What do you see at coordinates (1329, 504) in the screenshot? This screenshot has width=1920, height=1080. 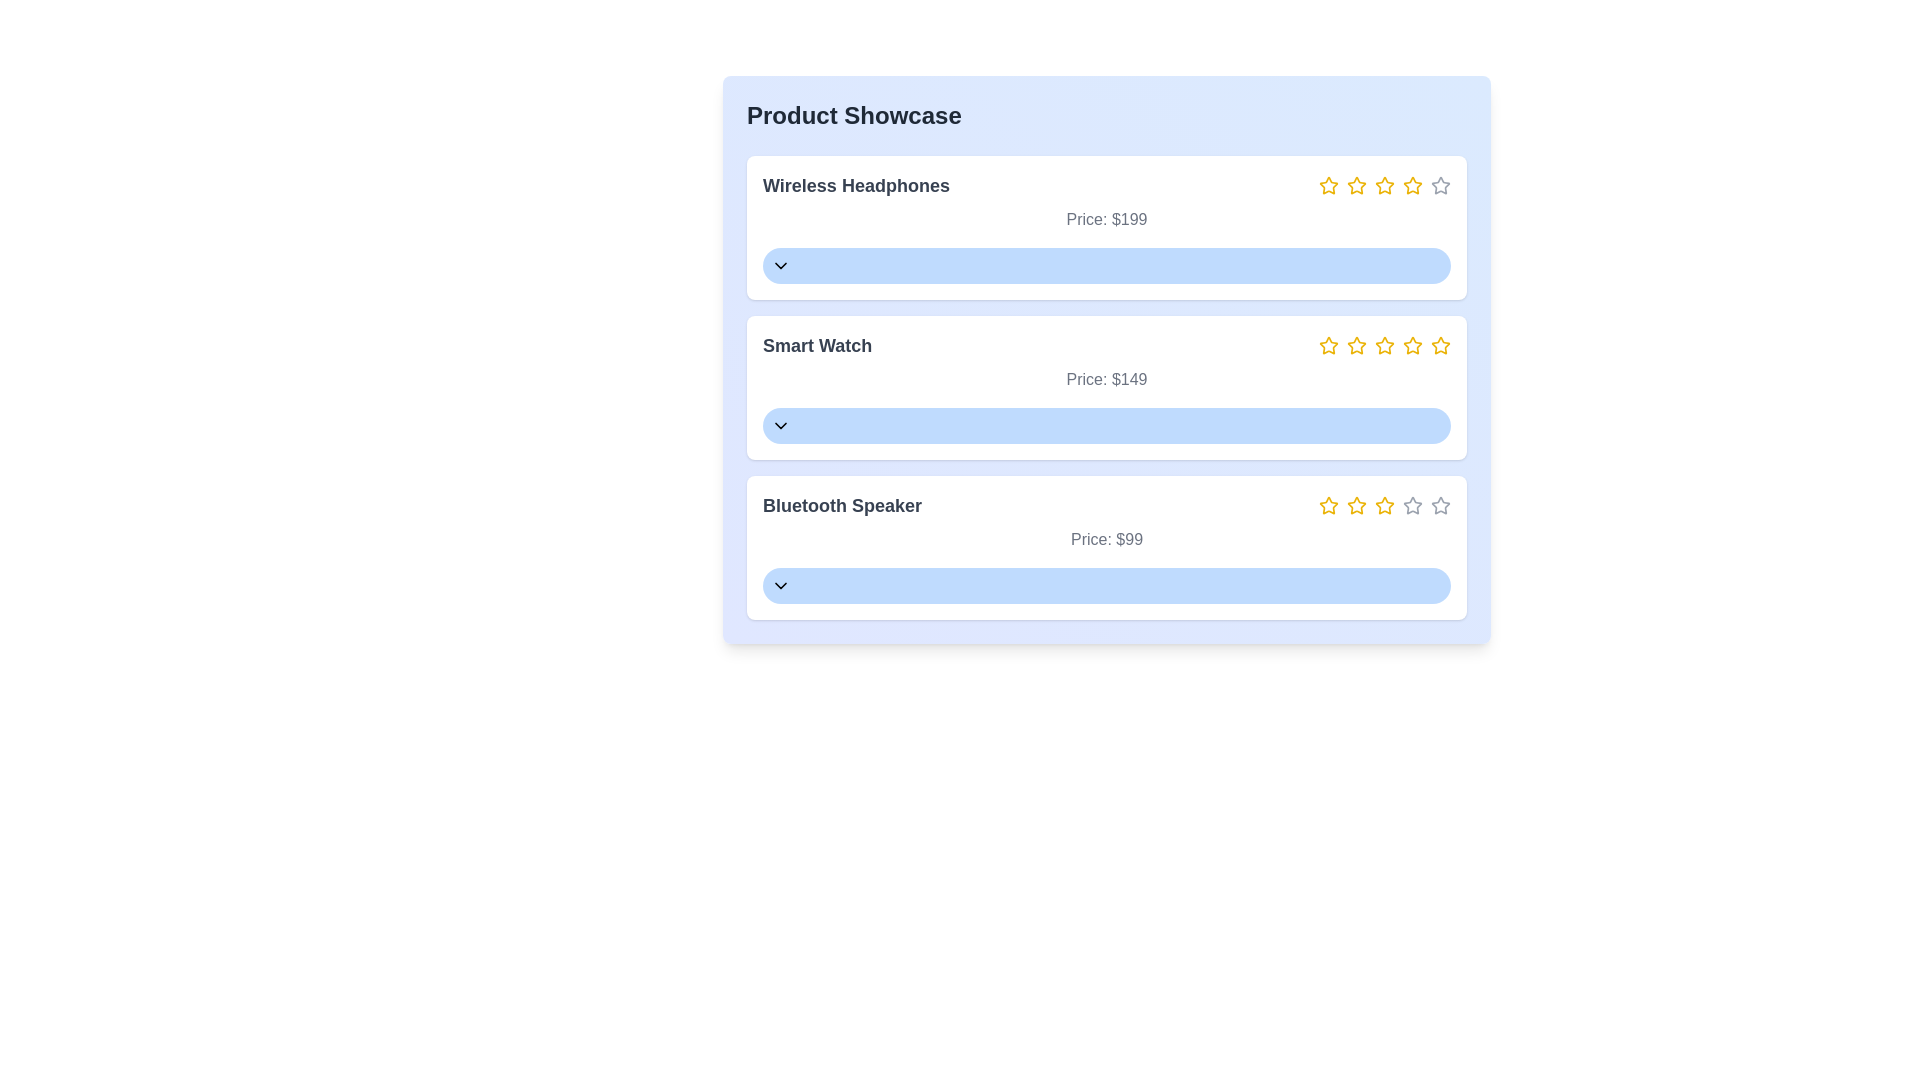 I see `the second star-shaped rating icon with yellow borders for the 'Bluetooth Speaker'` at bounding box center [1329, 504].